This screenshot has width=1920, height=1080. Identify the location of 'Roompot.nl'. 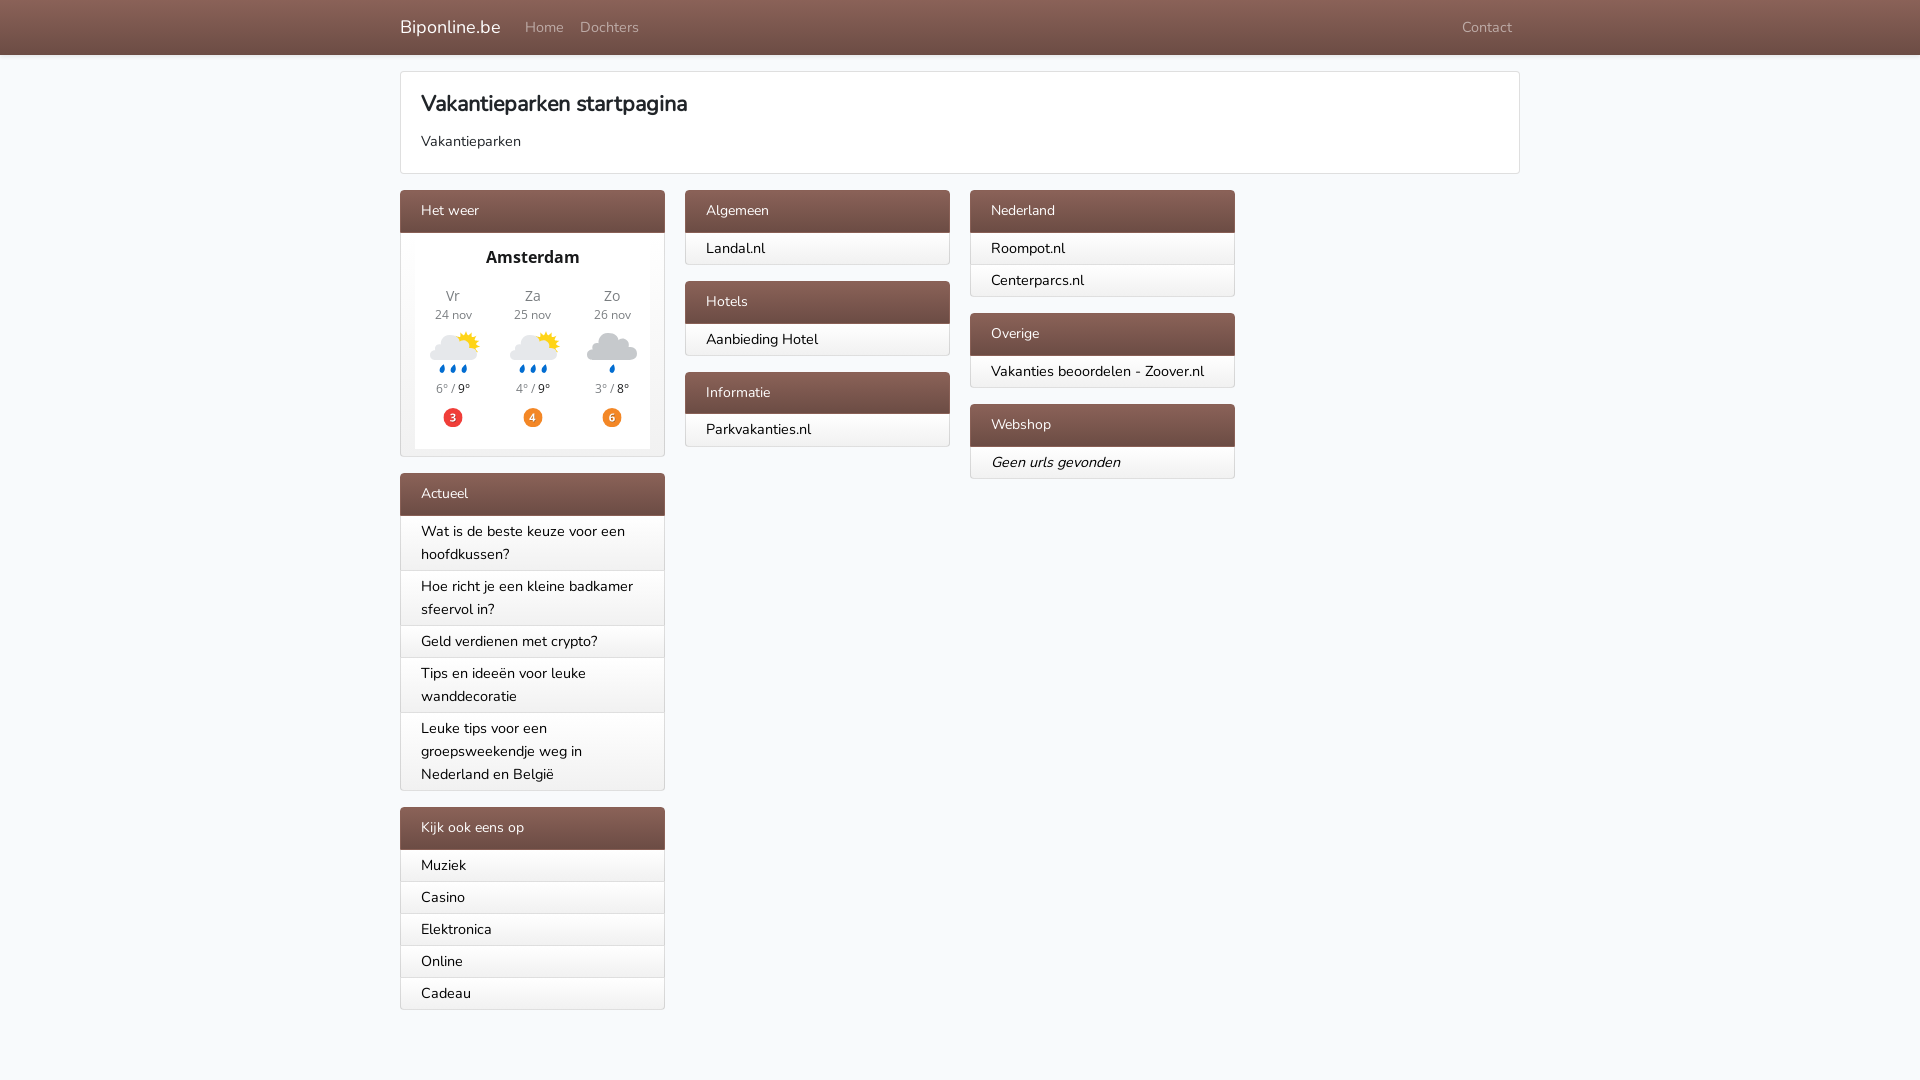
(1027, 246).